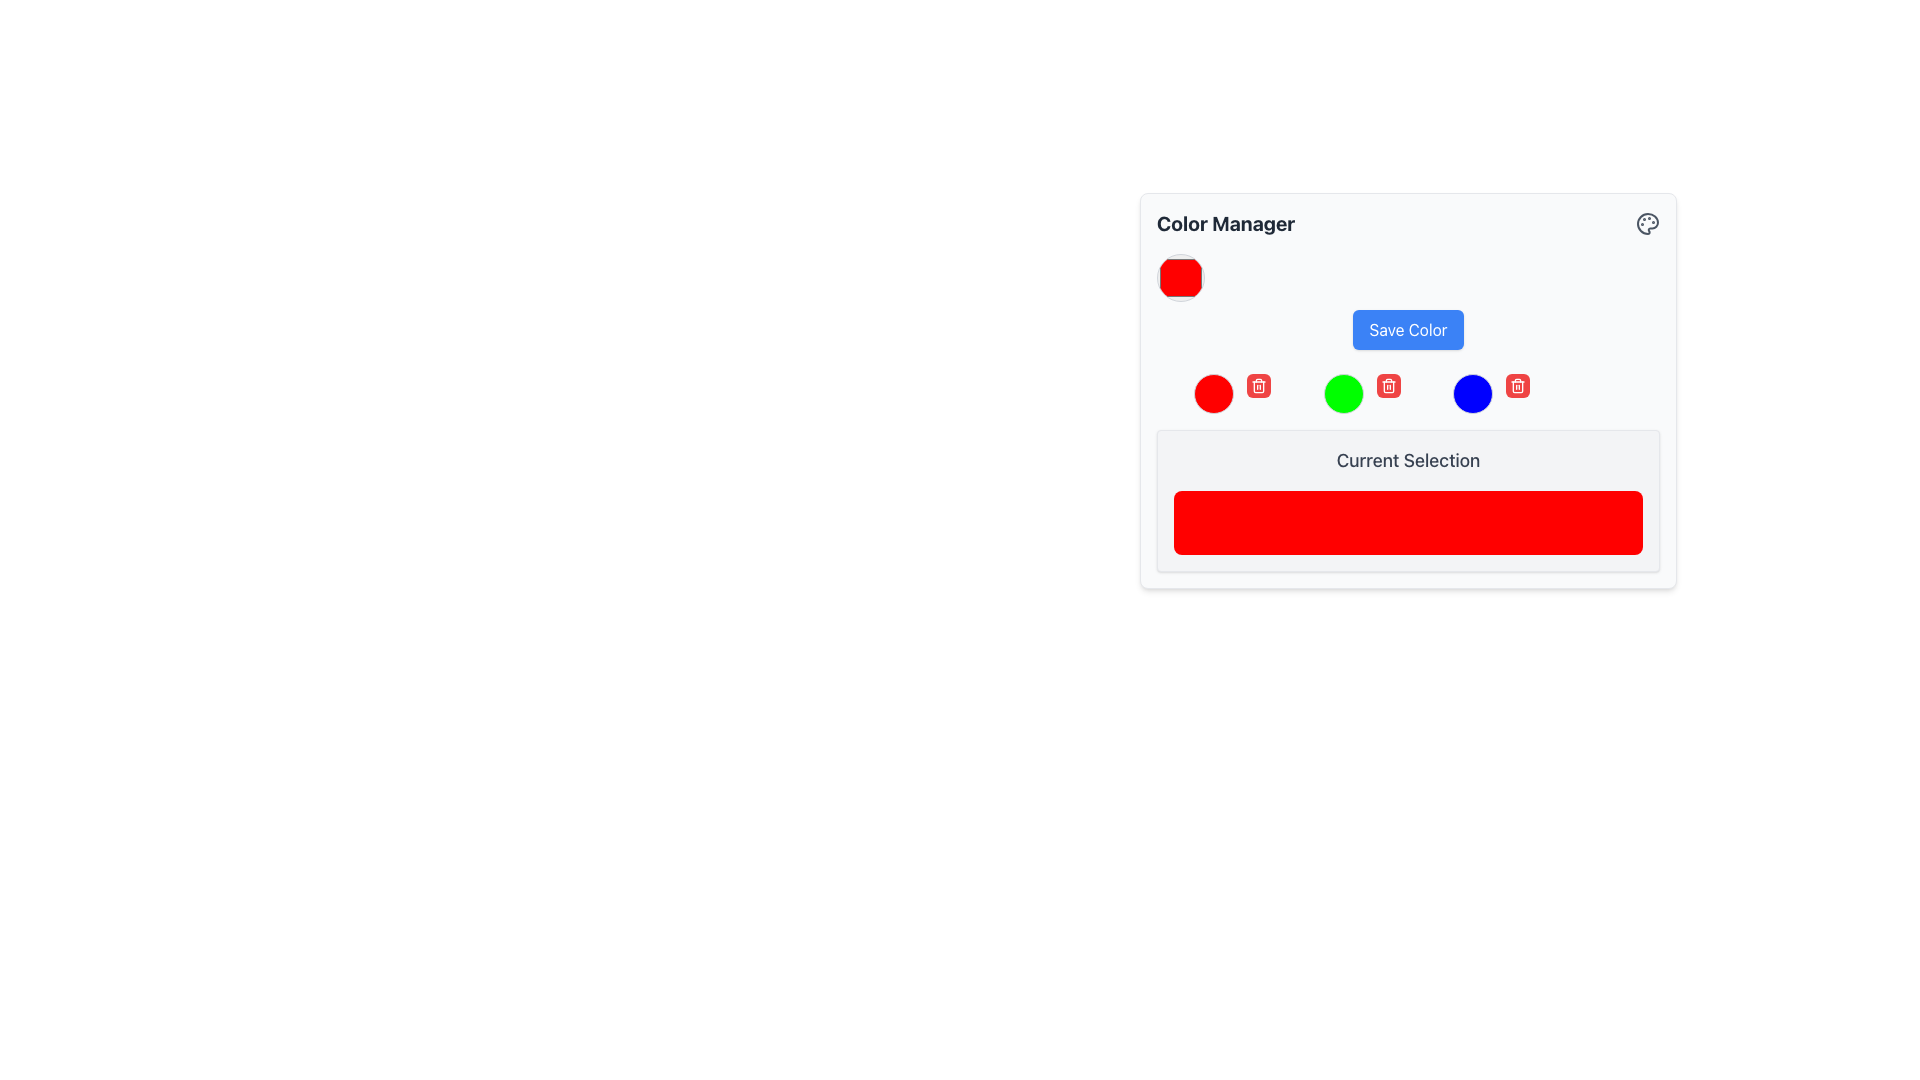 The height and width of the screenshot is (1080, 1920). What do you see at coordinates (1180, 277) in the screenshot?
I see `the small circular red button located at the top-left corner of the Color Manager section` at bounding box center [1180, 277].